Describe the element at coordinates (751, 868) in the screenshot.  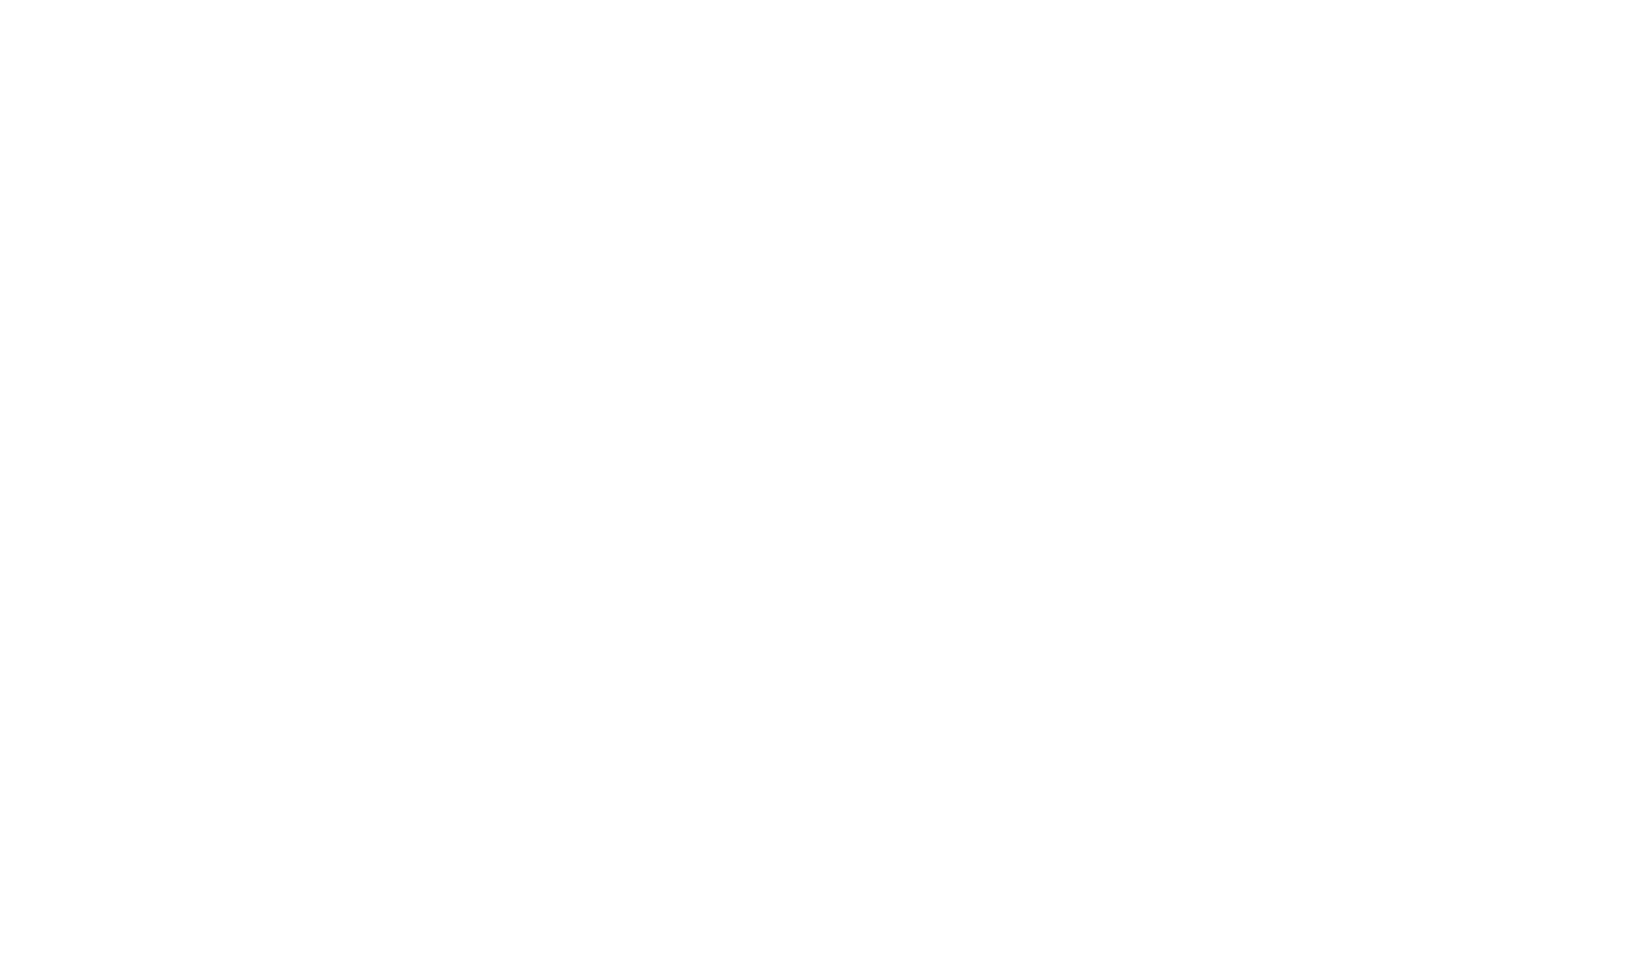
I see `'We use different types of cookies, also of  third parties, in order to personalize and improve your browsing experience on our site. For technical Cookies it is not necessary to acquire your consent: technical cookies are necessary to ensure the proper functioning of the site. You can customize your preferences by clicking on "Customize" or continue browsing with the use of technical cookies only by closing this message with the appropriate button.'` at that location.